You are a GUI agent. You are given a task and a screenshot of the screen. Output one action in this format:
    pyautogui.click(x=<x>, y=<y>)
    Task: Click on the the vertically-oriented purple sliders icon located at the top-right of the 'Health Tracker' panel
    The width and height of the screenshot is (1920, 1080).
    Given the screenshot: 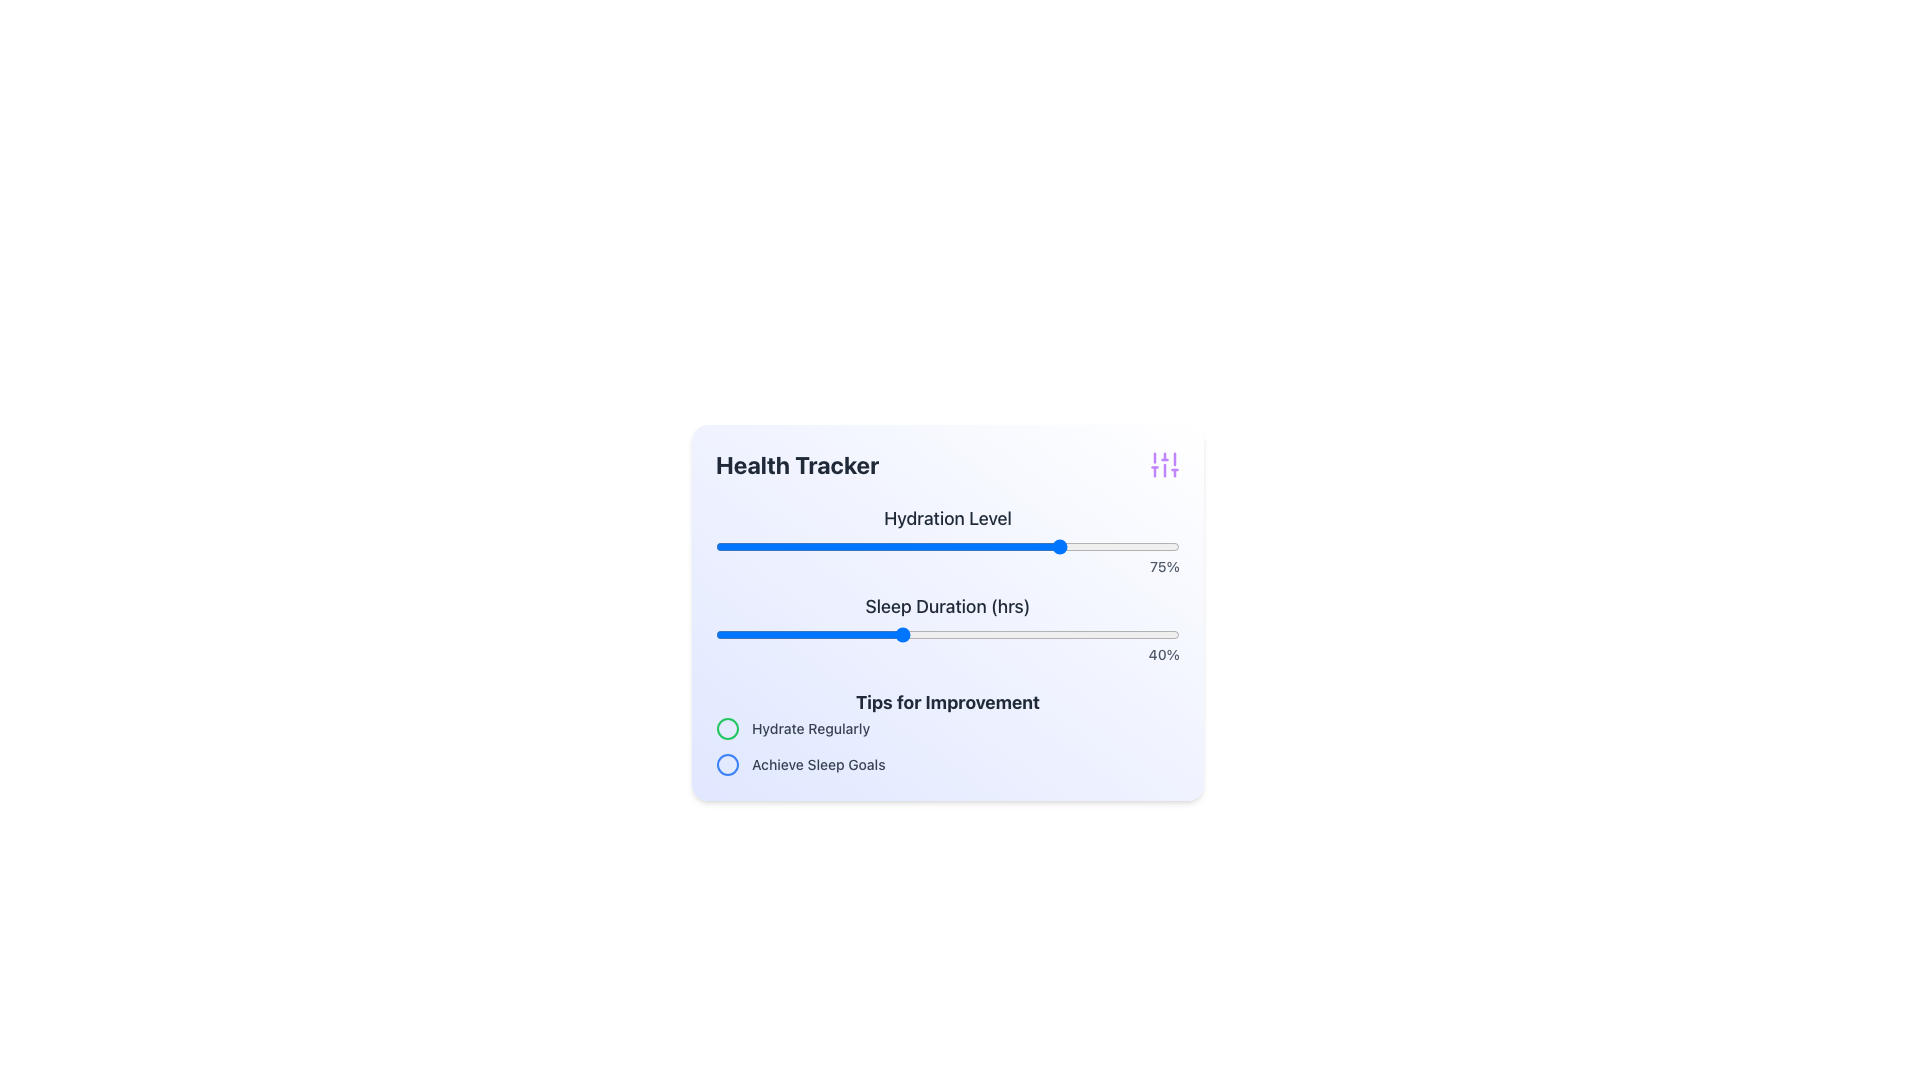 What is the action you would take?
    pyautogui.click(x=1165, y=465)
    